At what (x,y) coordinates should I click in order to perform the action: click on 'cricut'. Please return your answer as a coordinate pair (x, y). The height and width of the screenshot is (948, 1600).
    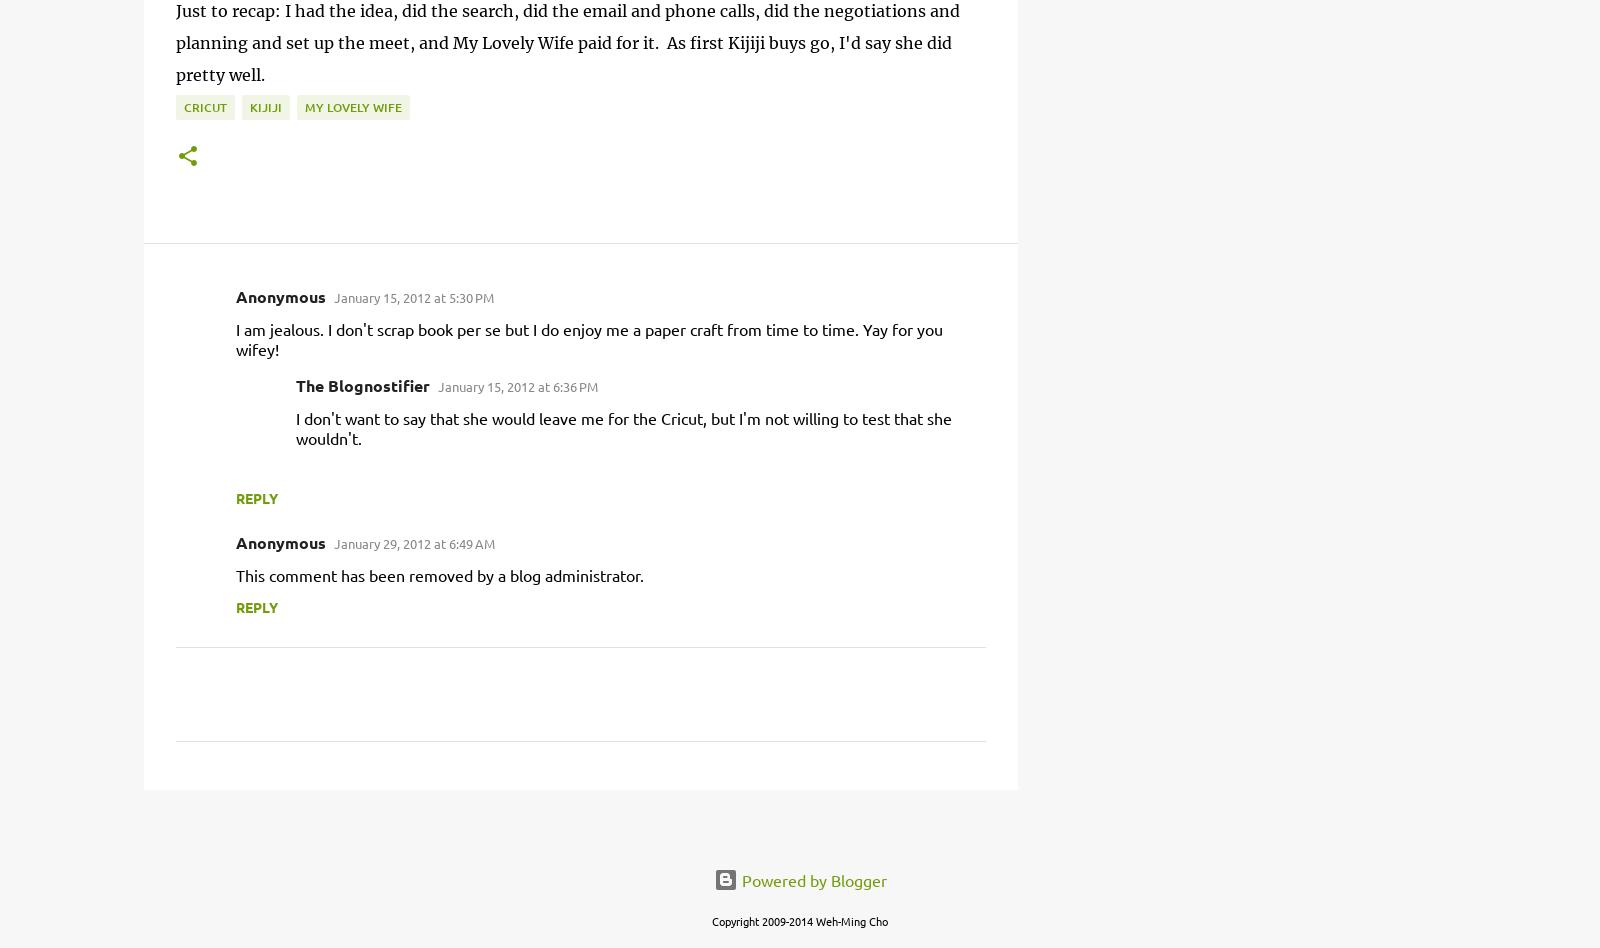
    Looking at the image, I should click on (205, 107).